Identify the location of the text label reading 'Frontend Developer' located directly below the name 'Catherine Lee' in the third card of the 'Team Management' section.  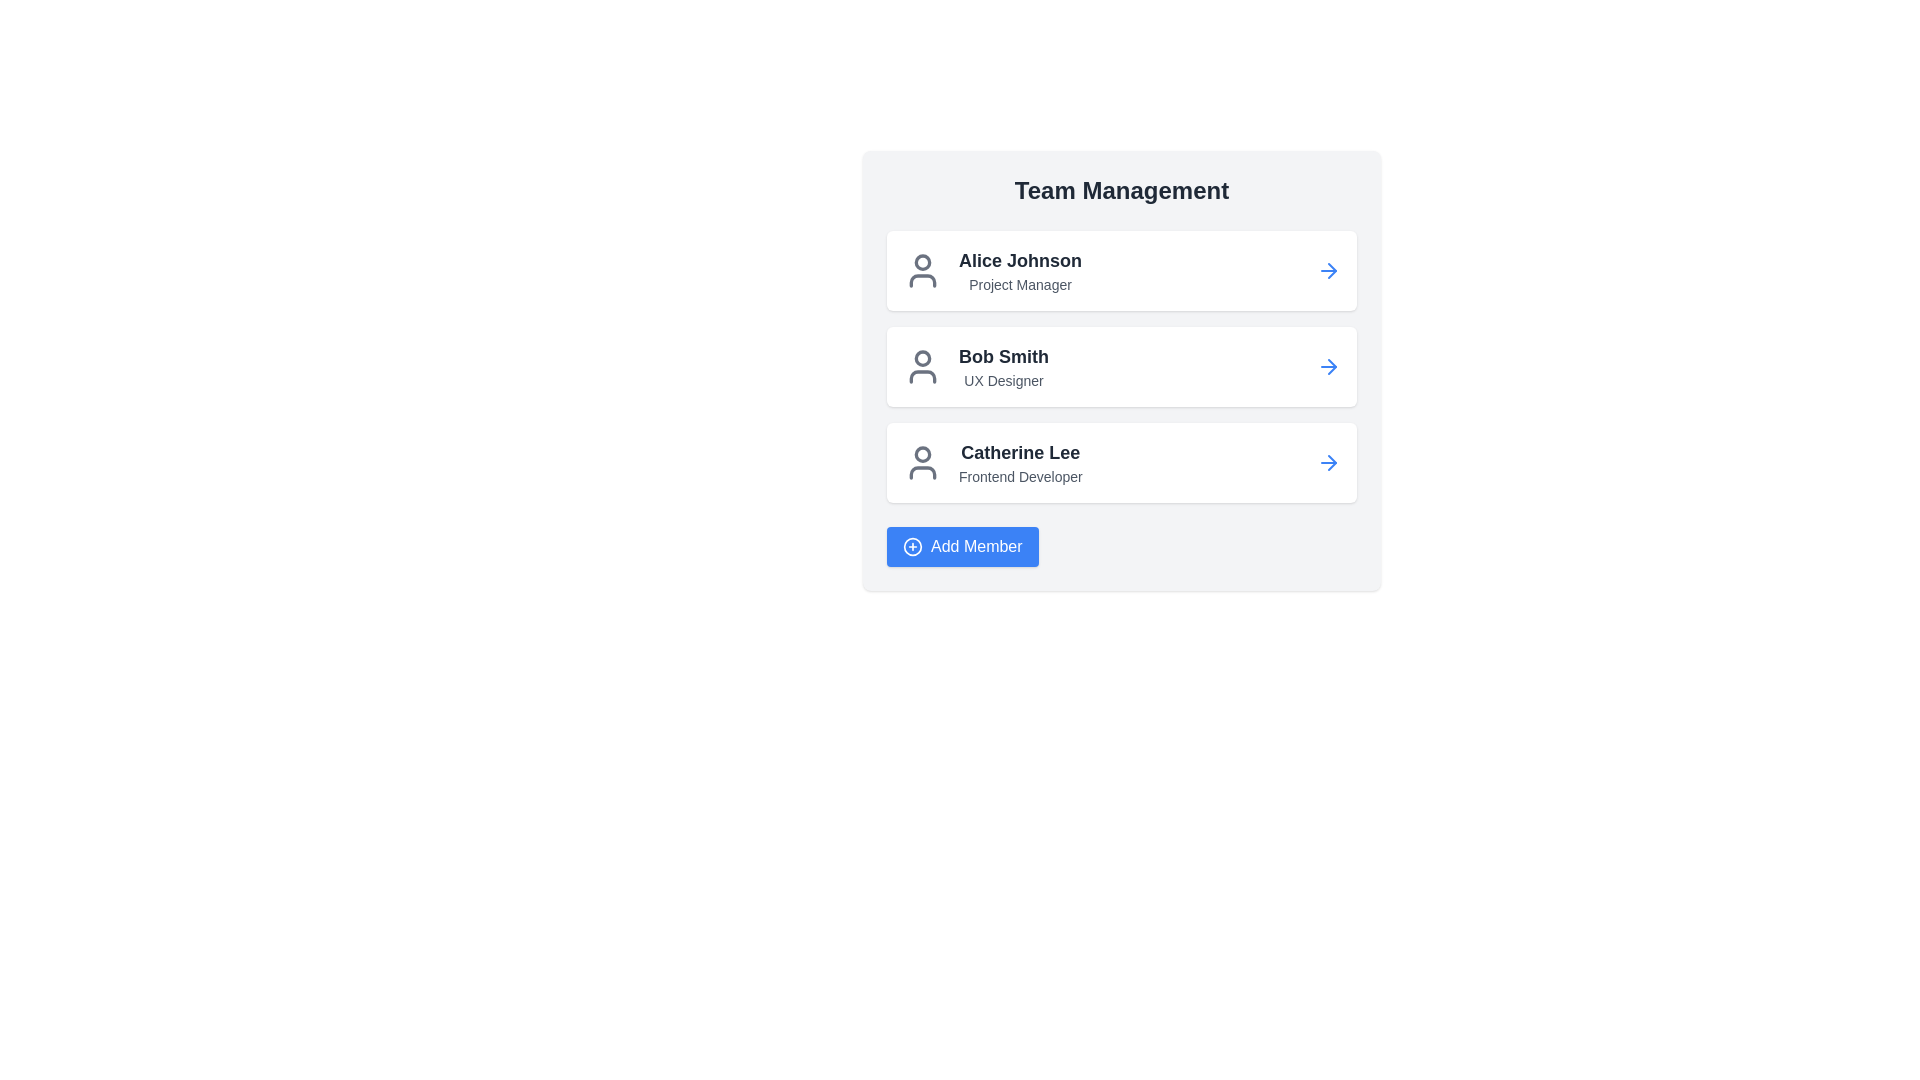
(1020, 477).